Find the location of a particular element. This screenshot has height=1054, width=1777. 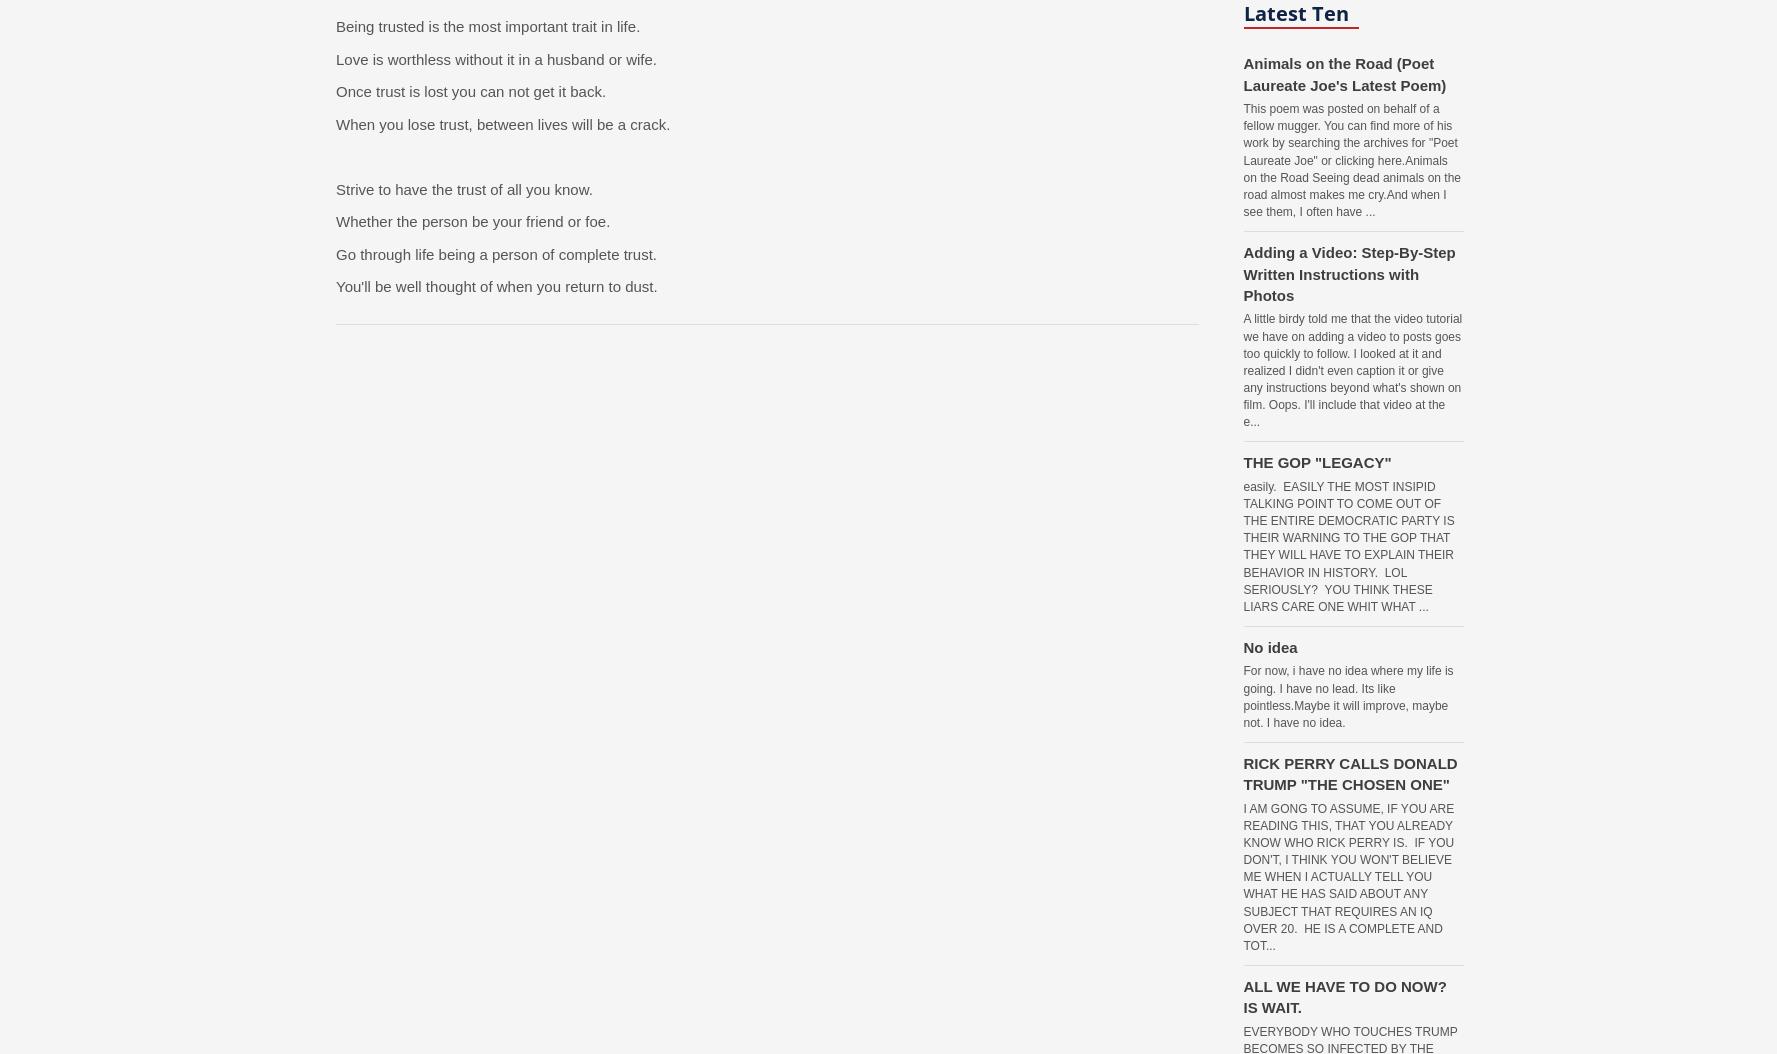

'easily.  EASILY THE MOST INSIPID TALKING POINT TO COME OUT OF THE ENTIRE DEMOCRATIC PARTY IS THEIR WARNING TO THE GOP THAT THEY WILL HAVE TO EXPLAIN THEIR BEHAVIOR IN HISTORY.  LOL  SERIOUSLY?  YOU THINK THESE LIARS CARE ONE WHIT WHAT ...' is located at coordinates (1348, 545).